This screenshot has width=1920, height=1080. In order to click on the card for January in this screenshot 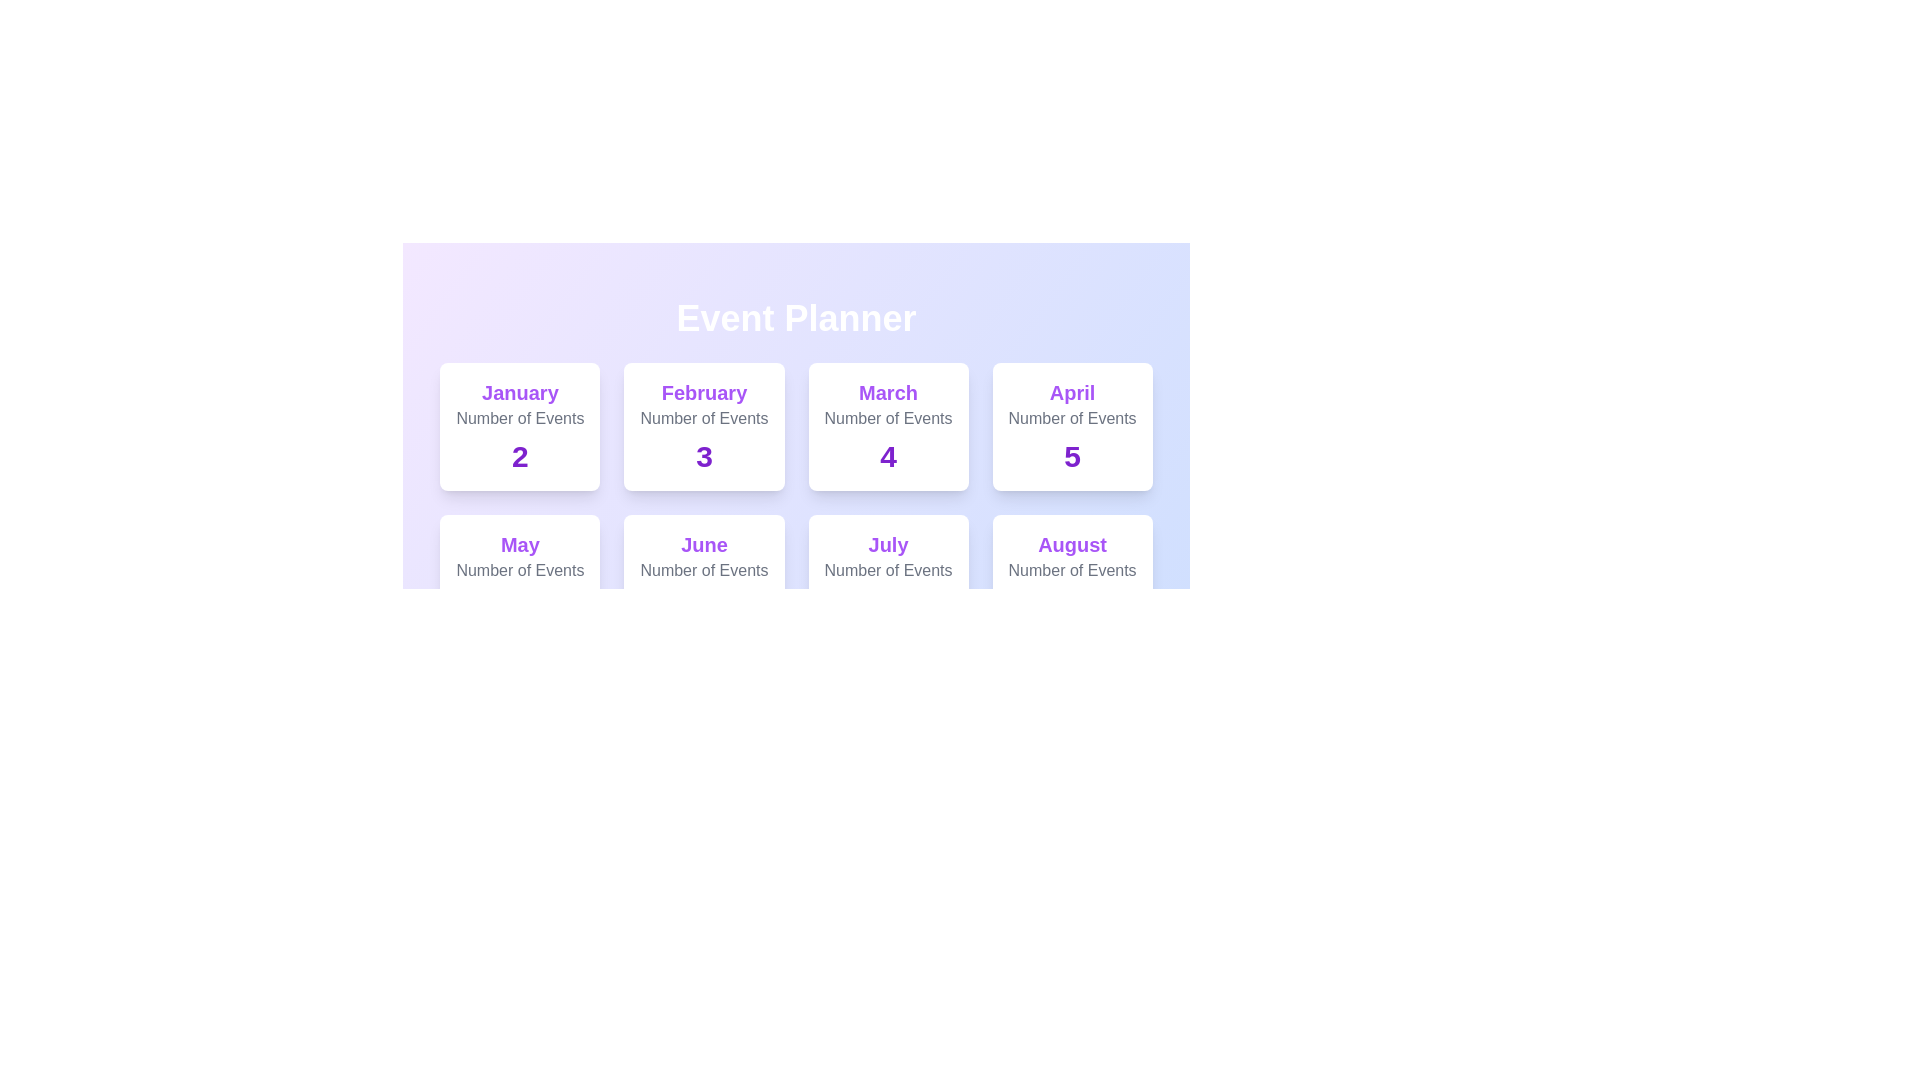, I will do `click(519, 426)`.